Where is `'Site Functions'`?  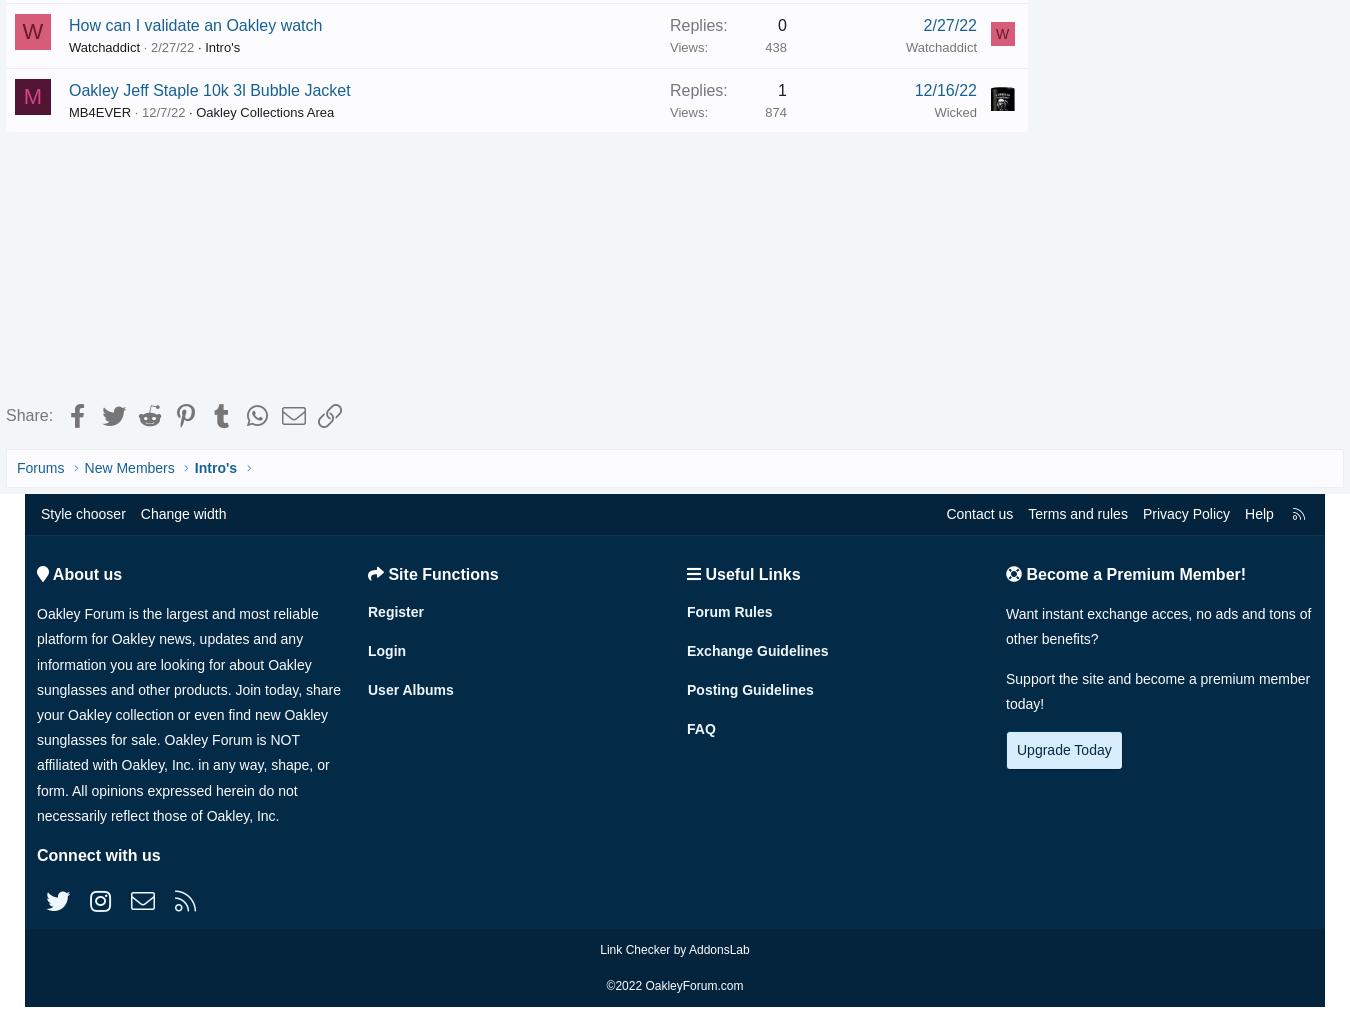 'Site Functions' is located at coordinates (441, 578).